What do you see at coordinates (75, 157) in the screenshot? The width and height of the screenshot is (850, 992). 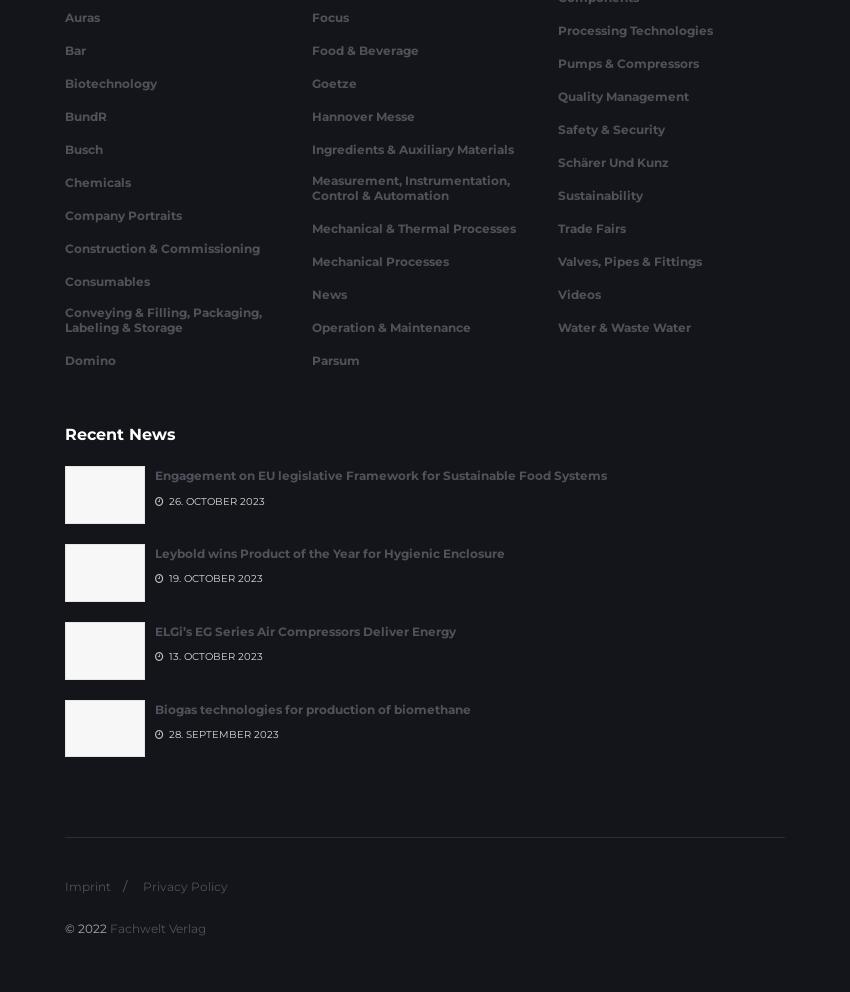 I see `'Bar'` at bounding box center [75, 157].